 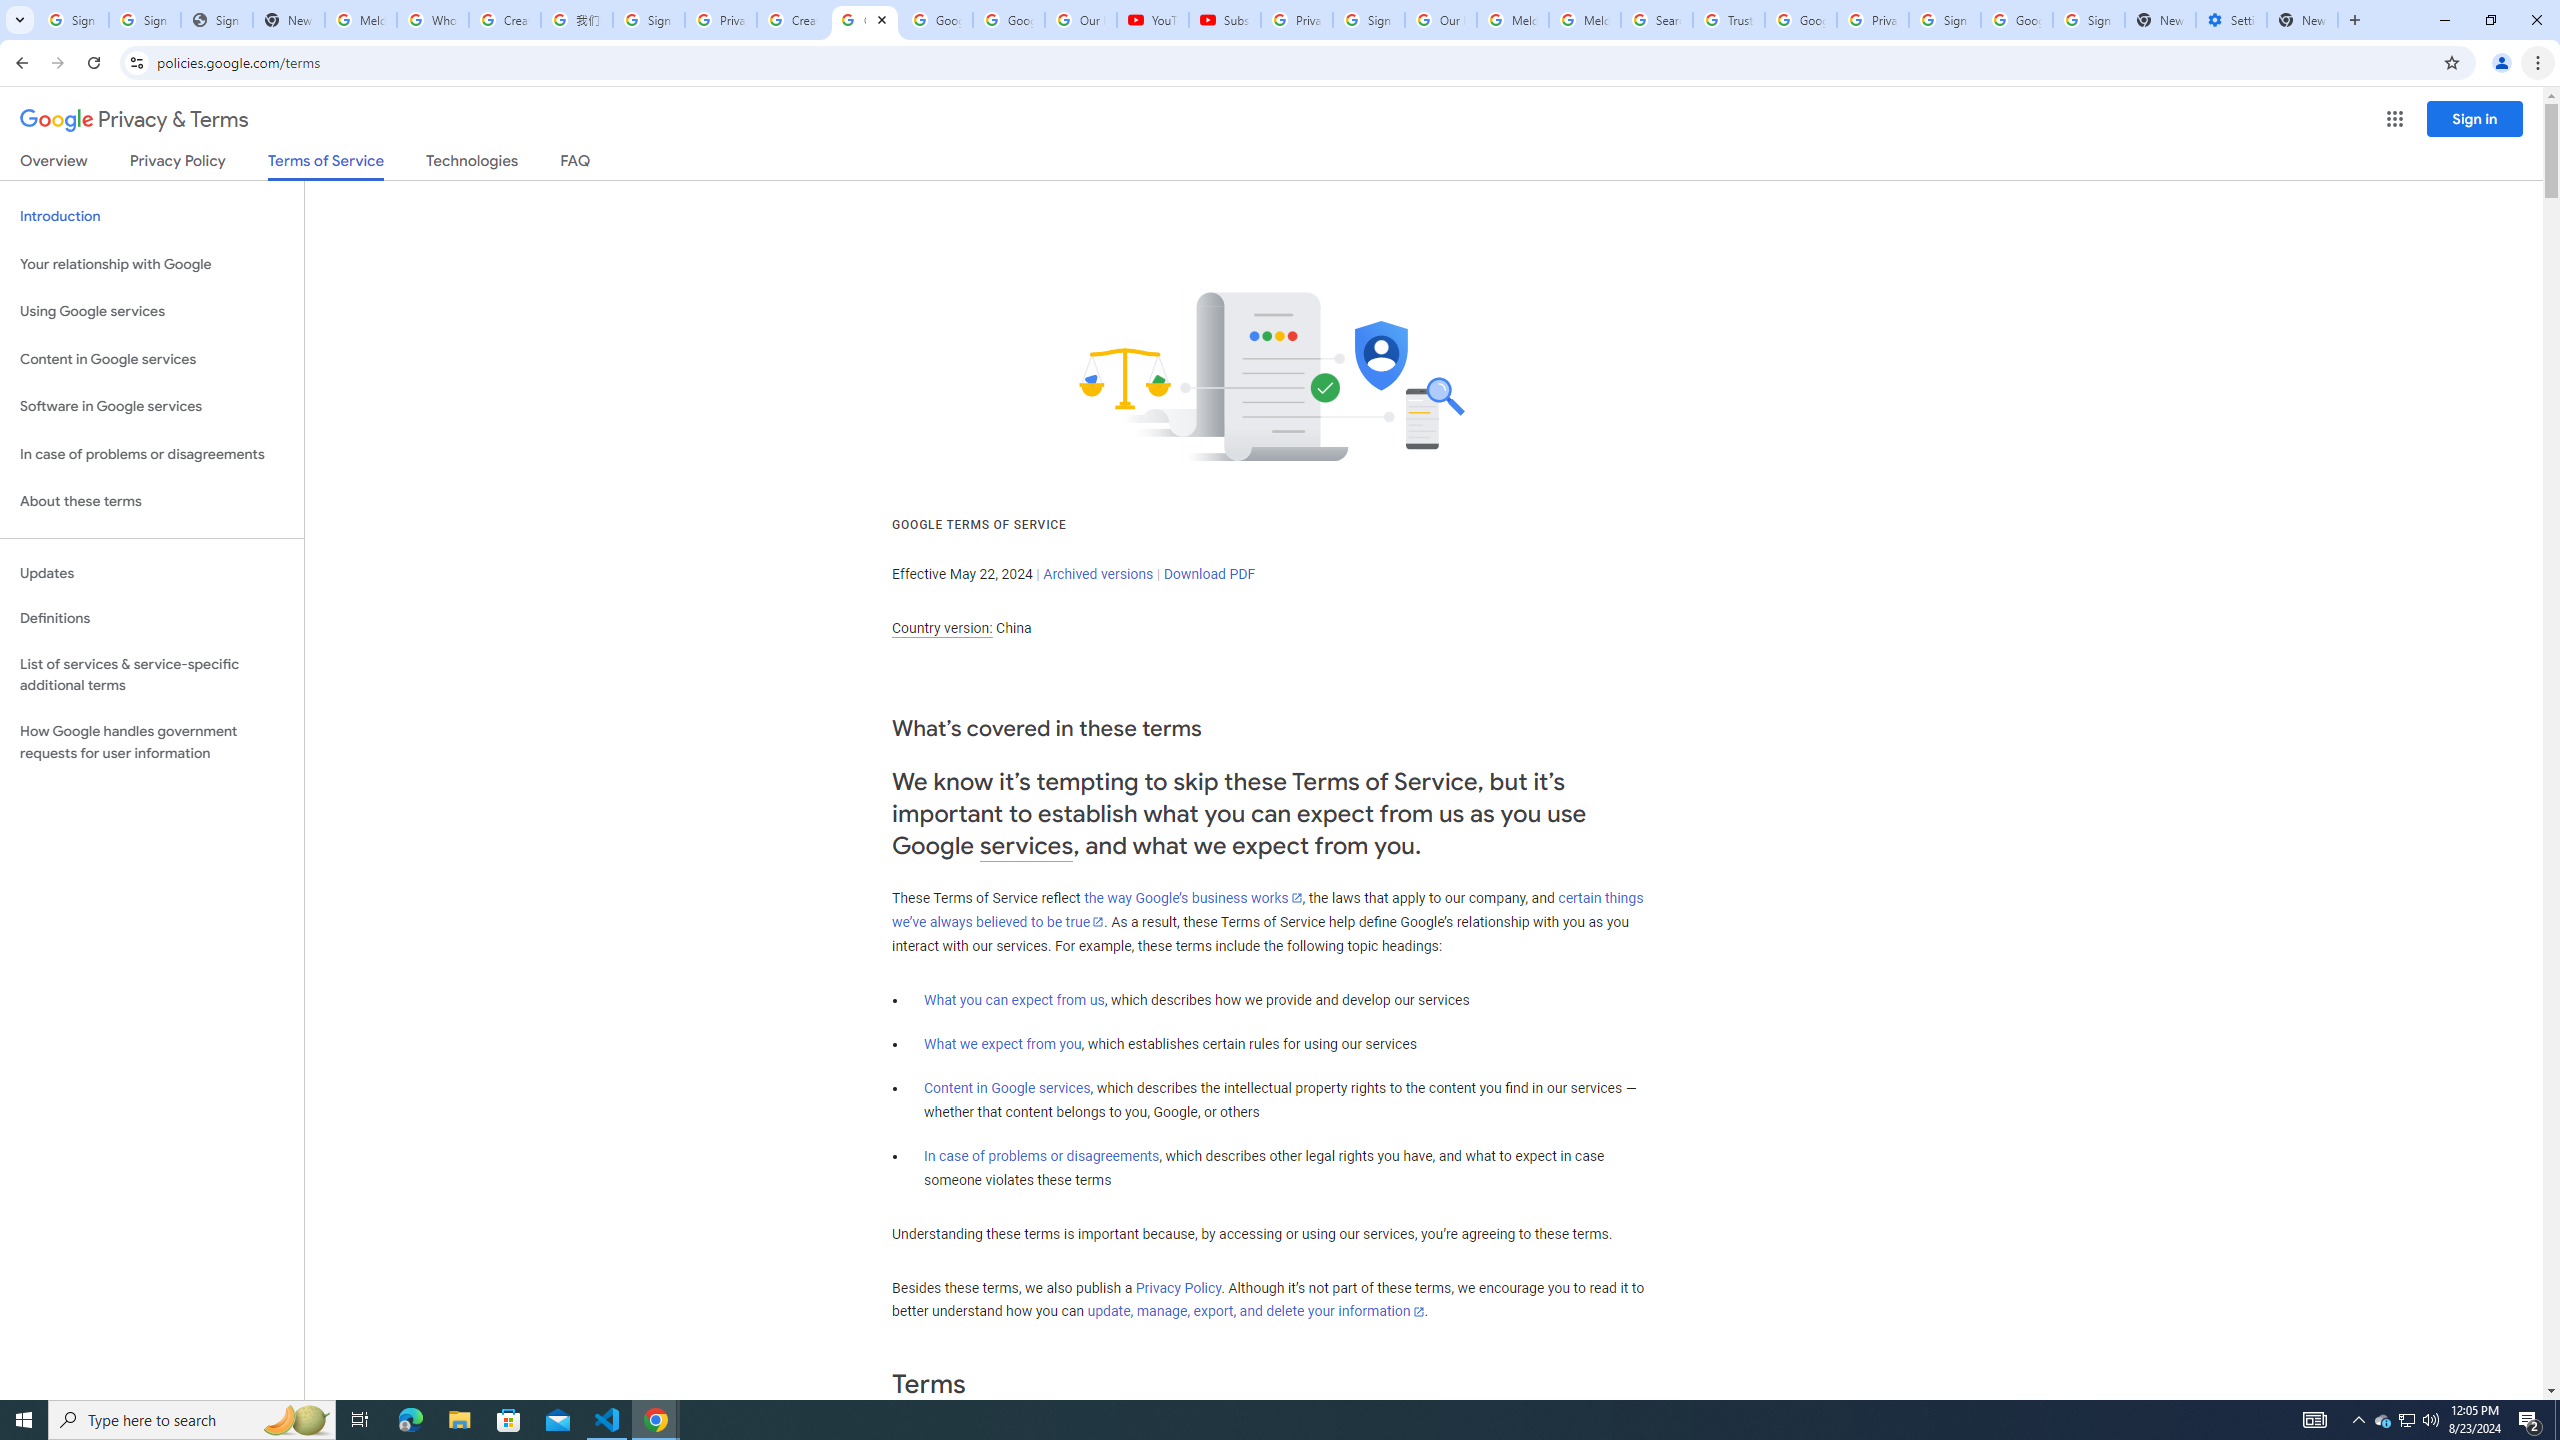 I want to click on 'Privacy & Terms', so click(x=134, y=119).